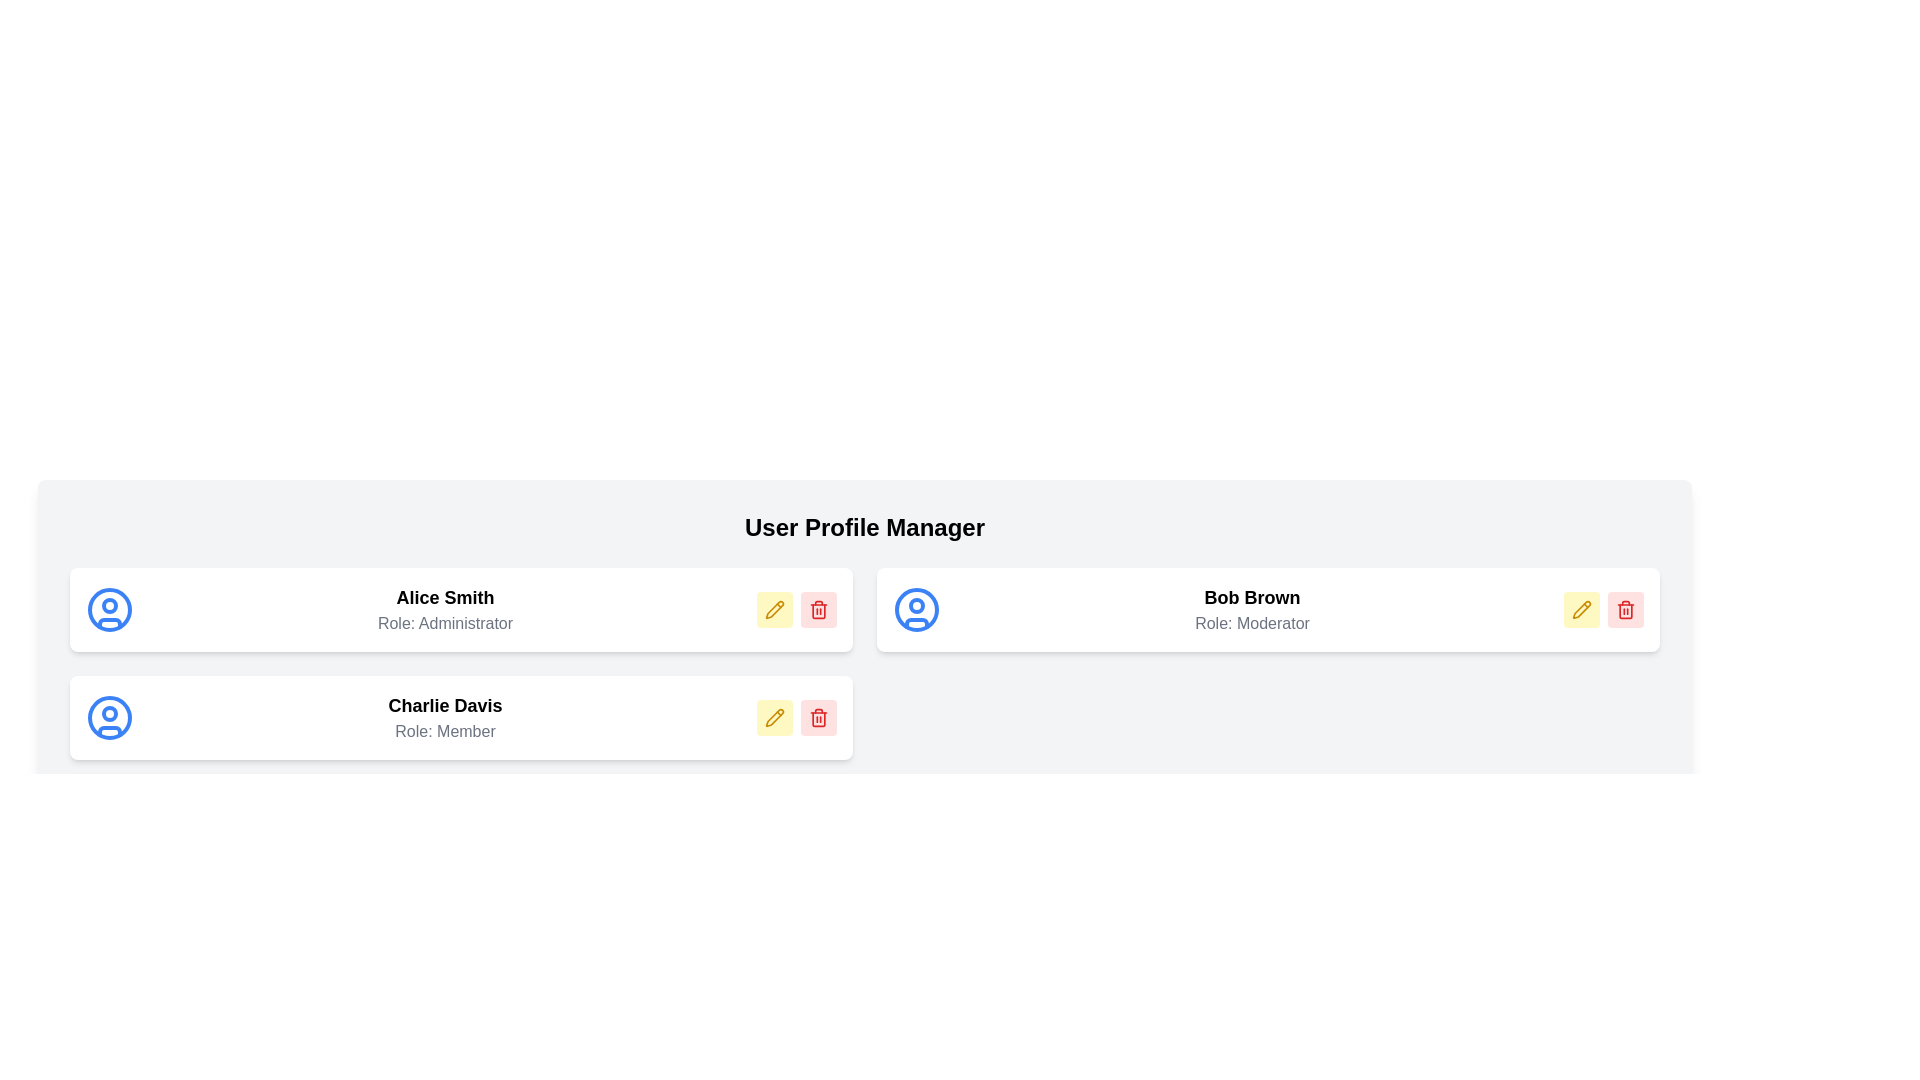 This screenshot has width=1920, height=1080. I want to click on the text label displaying 'Charlie Davis', which is in bold and slightly larger than surrounding text, located above 'Role: Member' within the profile card, so click(444, 704).